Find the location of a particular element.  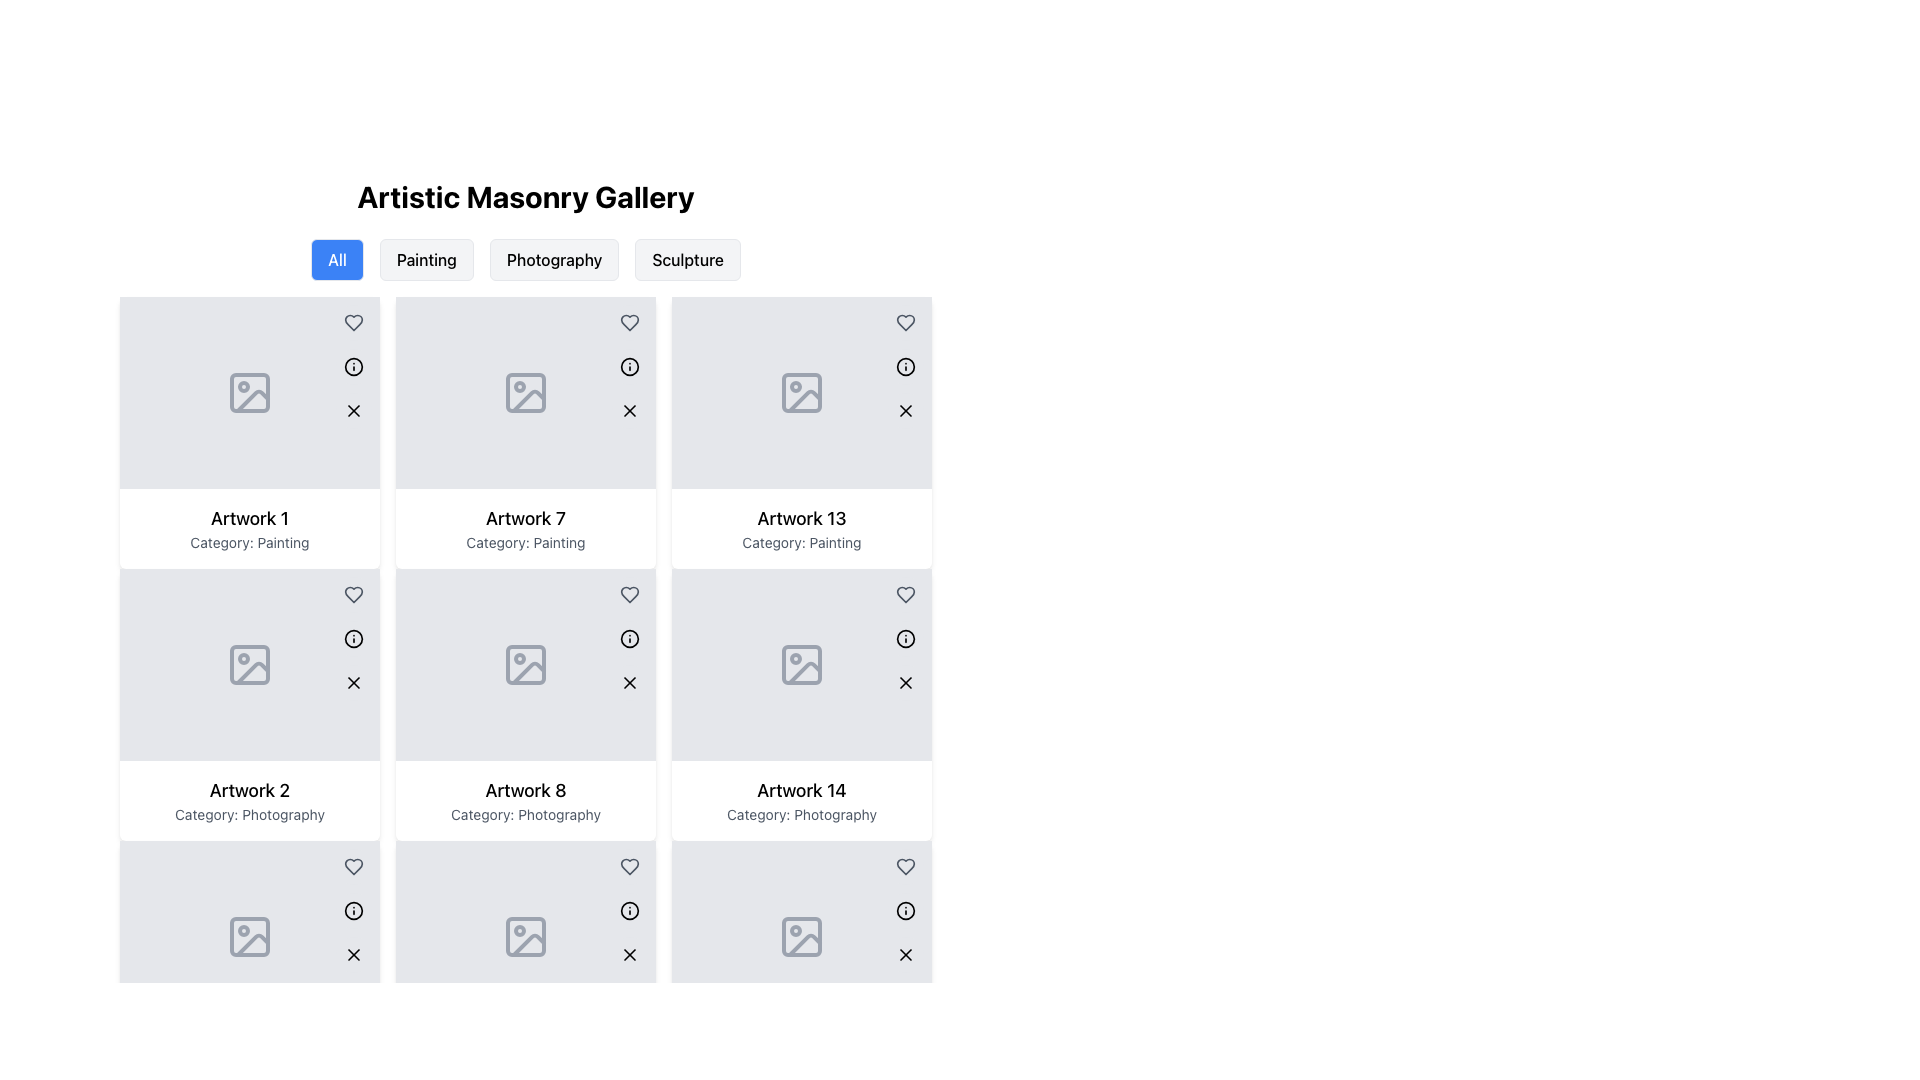

the close button (X) located at the bottom-right corner of the 'Artwork 14, Category: Photography' card is located at coordinates (905, 954).